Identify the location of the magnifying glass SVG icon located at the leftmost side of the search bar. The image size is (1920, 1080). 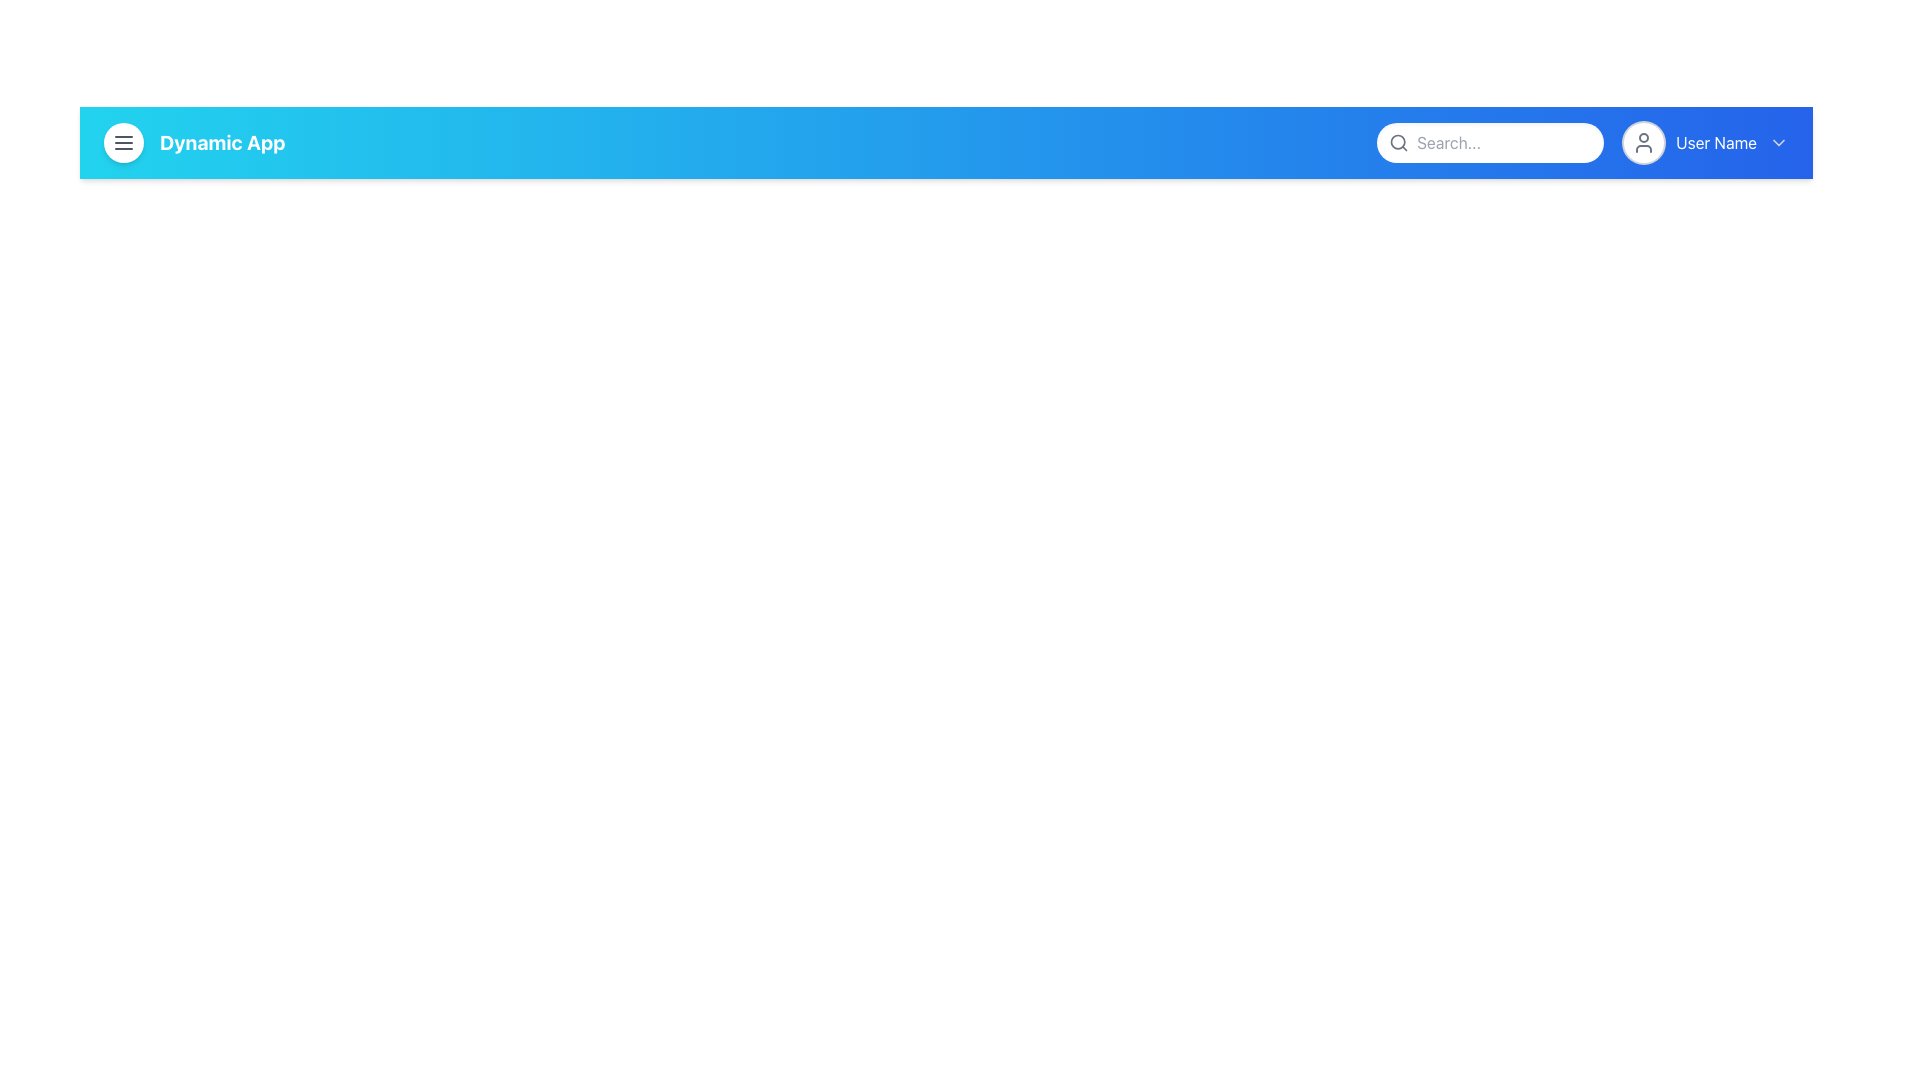
(1397, 141).